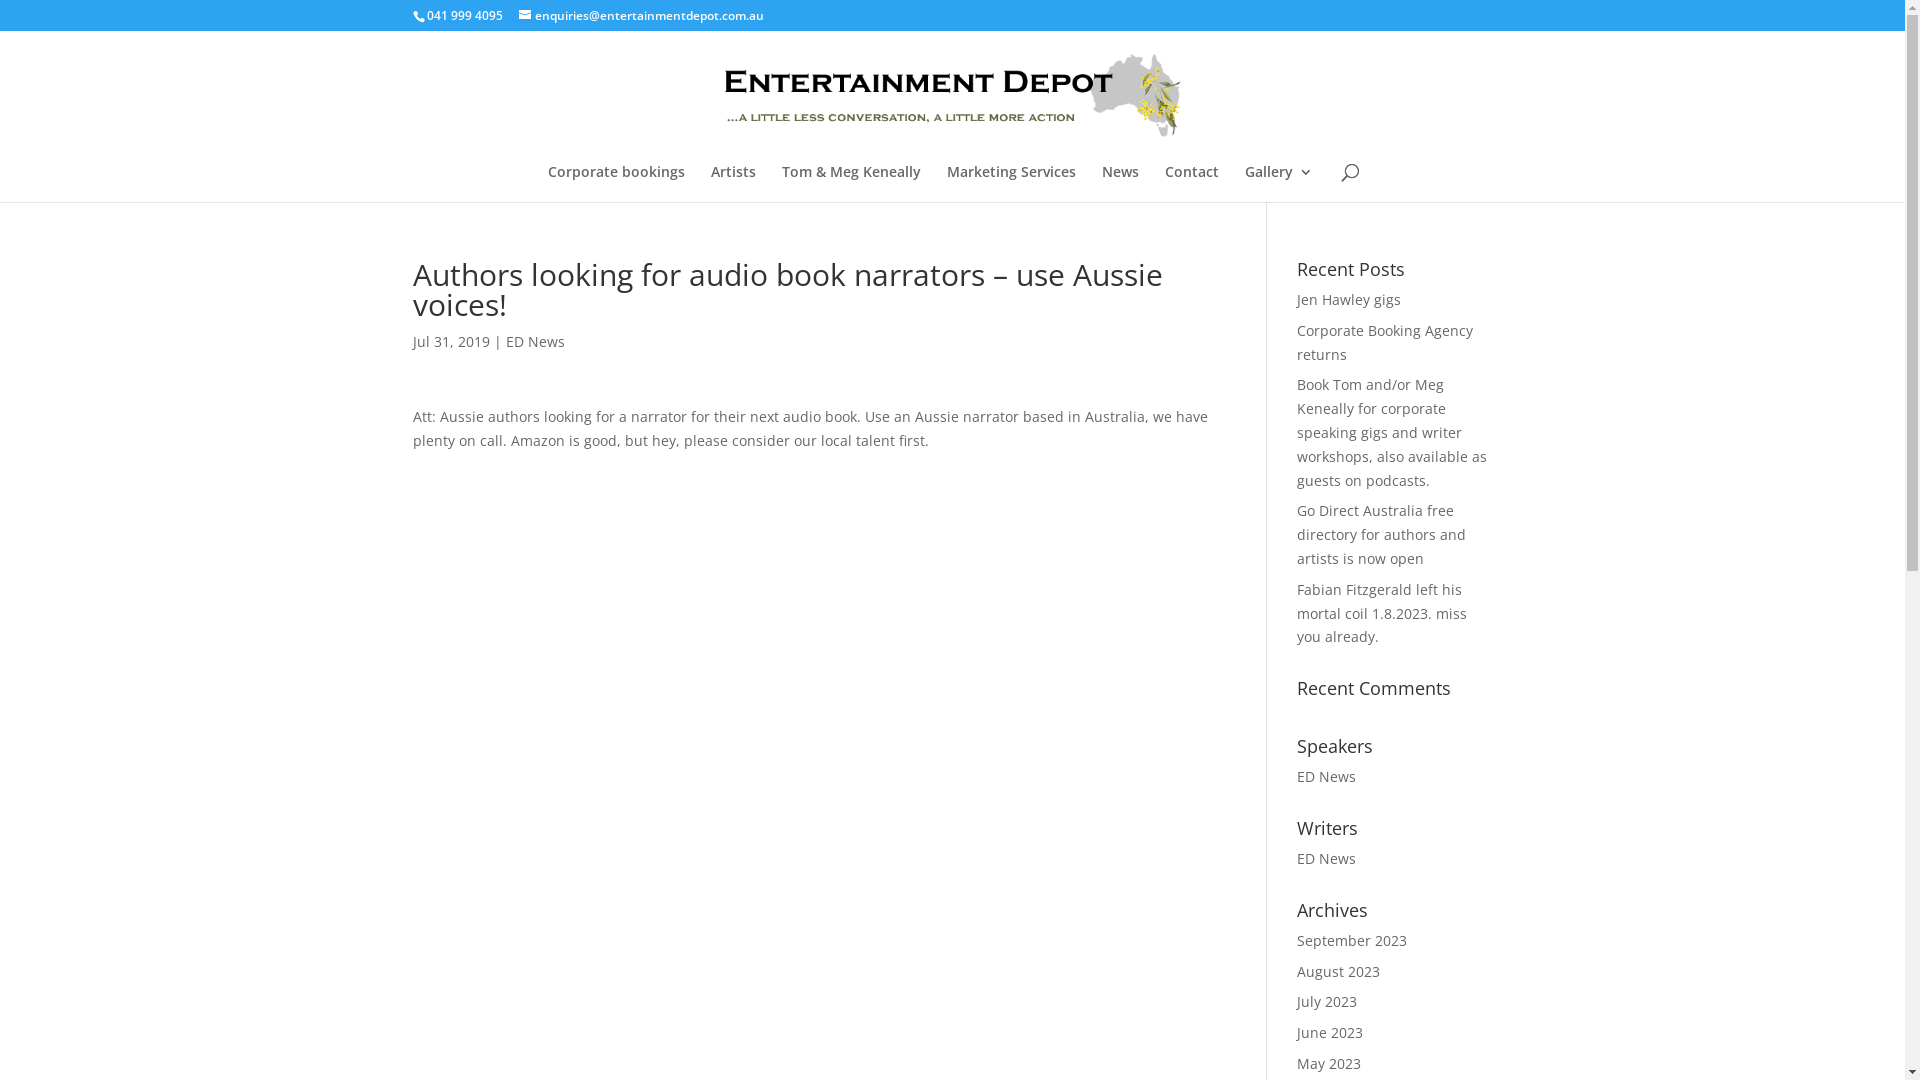 This screenshot has height=1080, width=1920. What do you see at coordinates (640, 15) in the screenshot?
I see `'enquiries@entertainmentdepot.com.au'` at bounding box center [640, 15].